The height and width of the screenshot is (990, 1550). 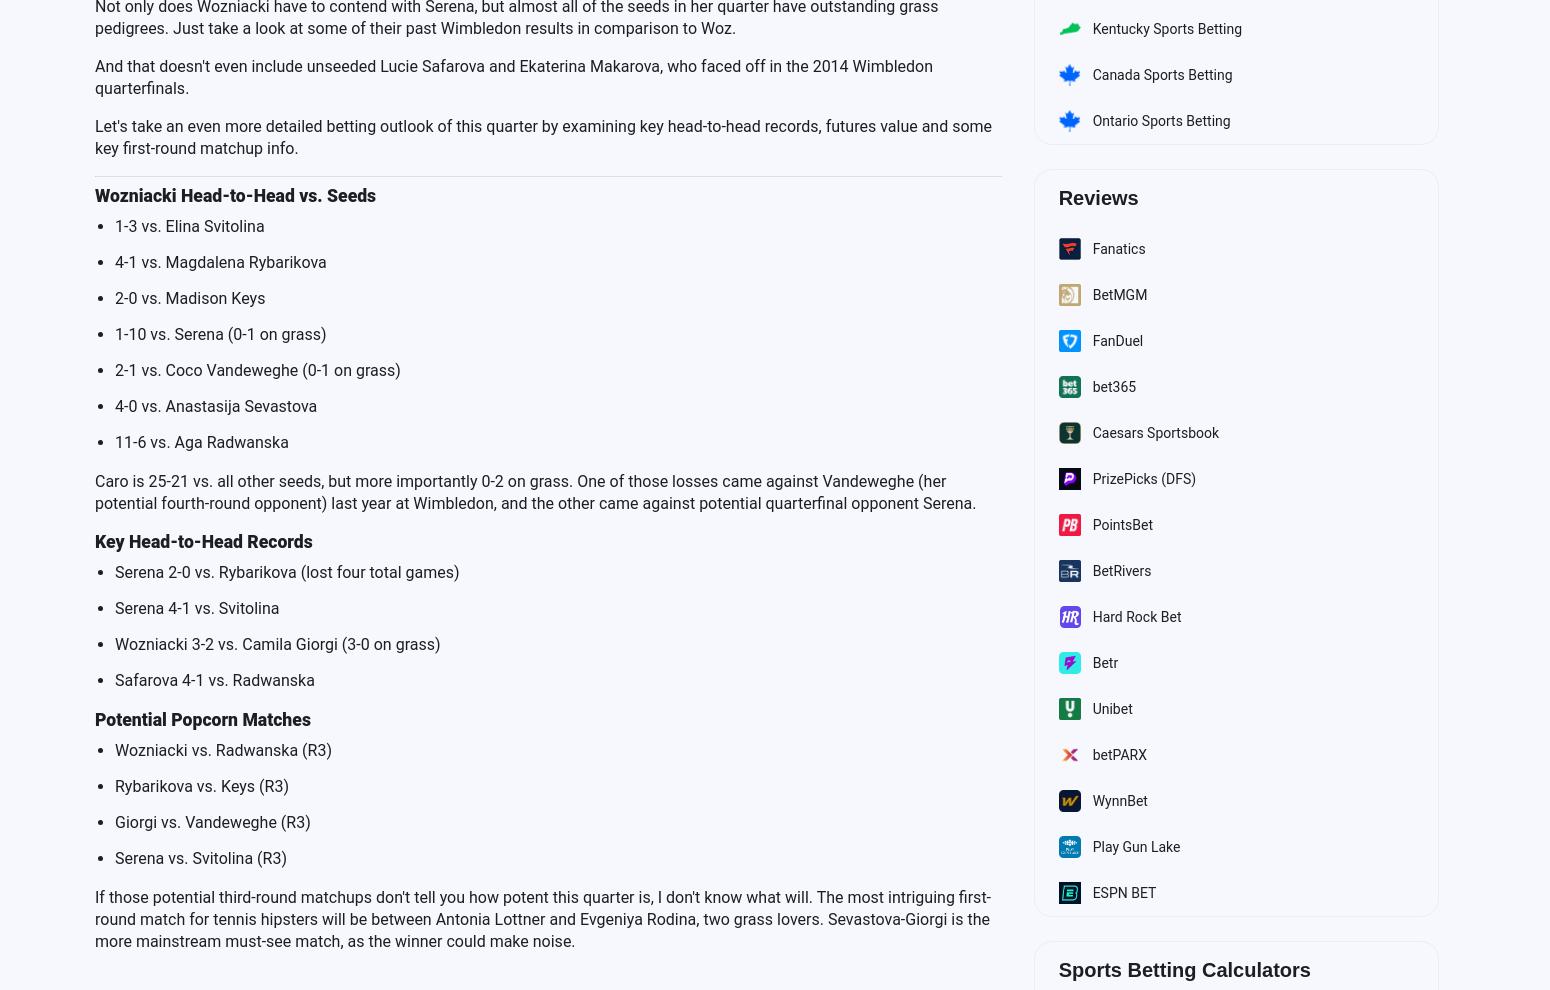 I want to click on 'Wozniacki 3-2 vs. Camila Giorgi (3-0 on grass)', so click(x=277, y=642).